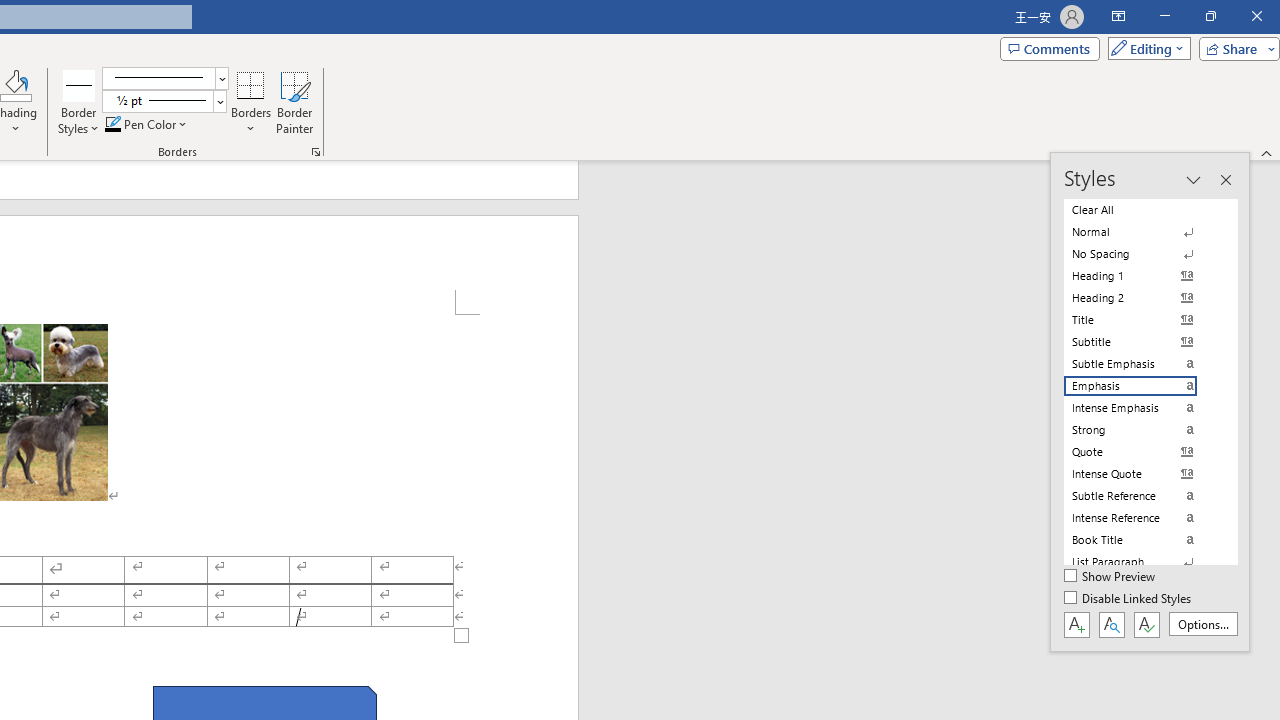 The height and width of the screenshot is (720, 1280). What do you see at coordinates (1146, 623) in the screenshot?
I see `'Class: NetUIButton'` at bounding box center [1146, 623].